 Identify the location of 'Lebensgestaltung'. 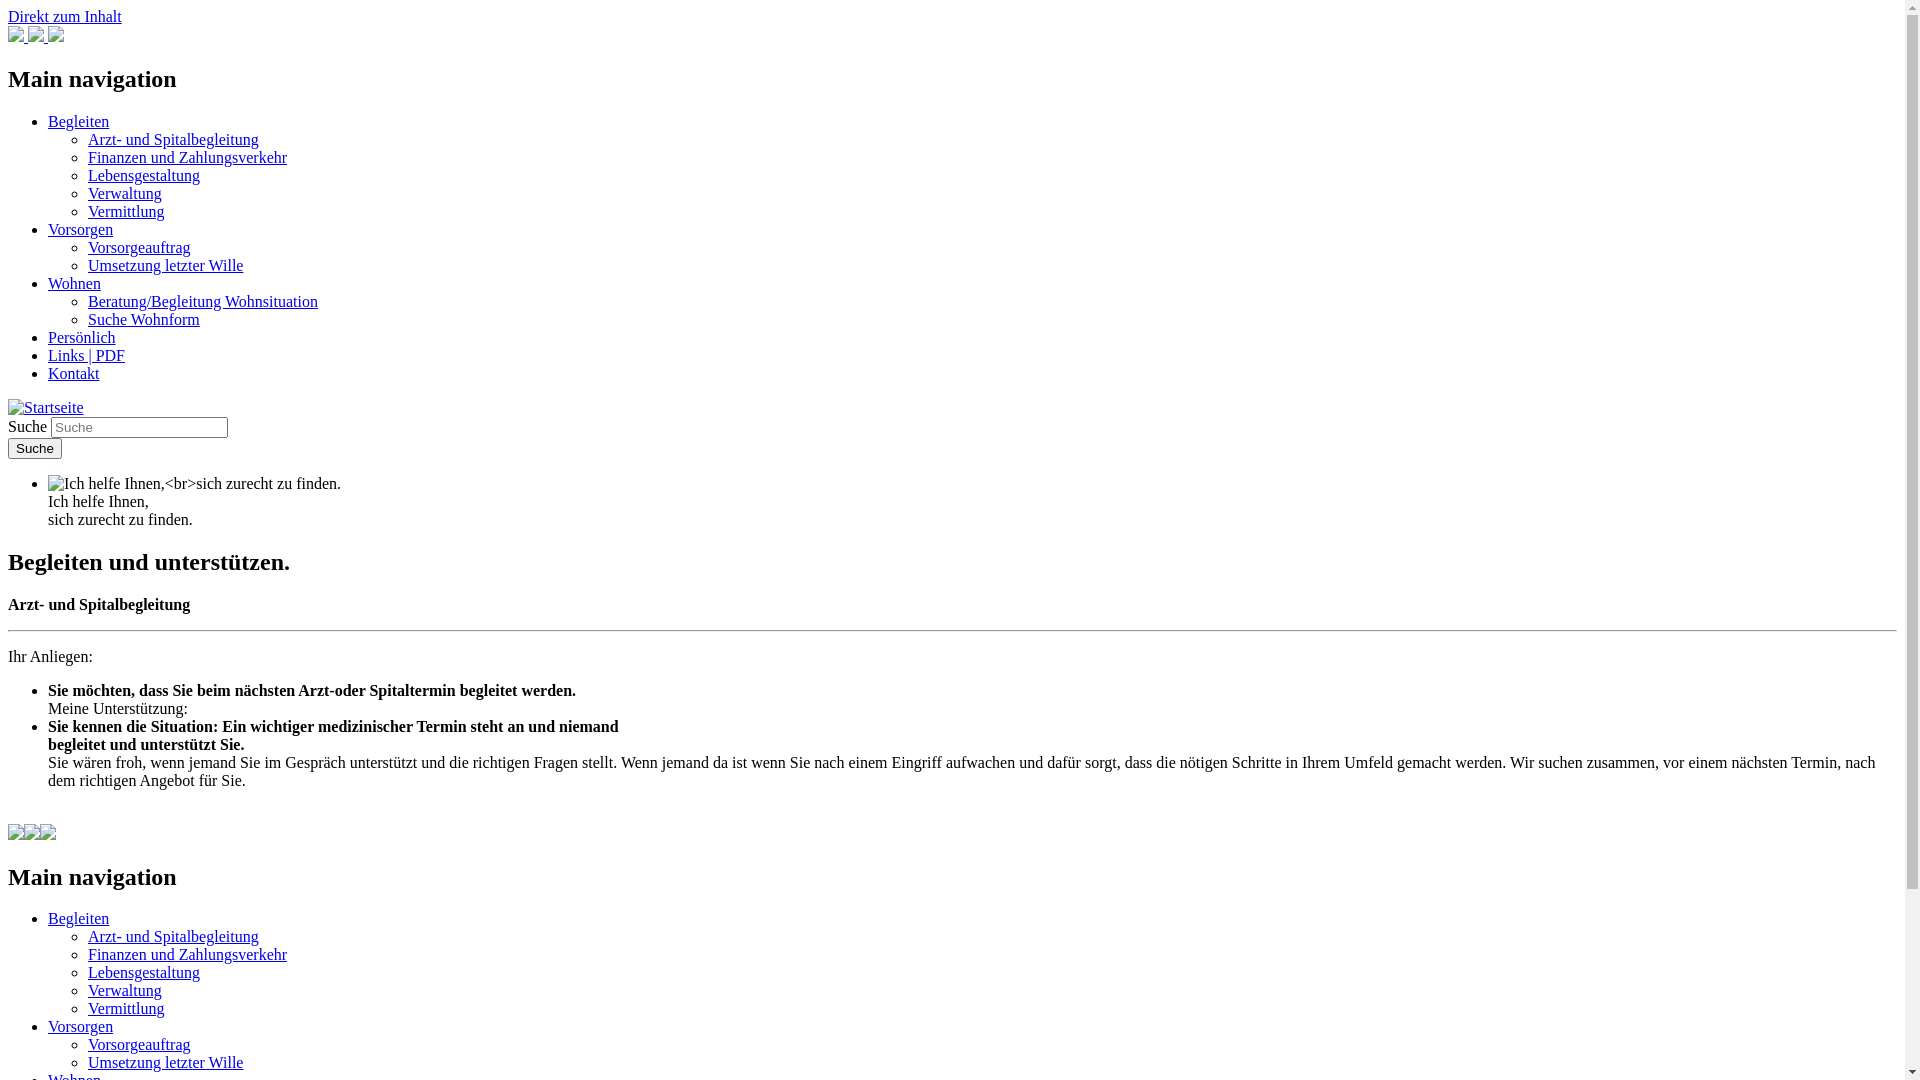
(143, 174).